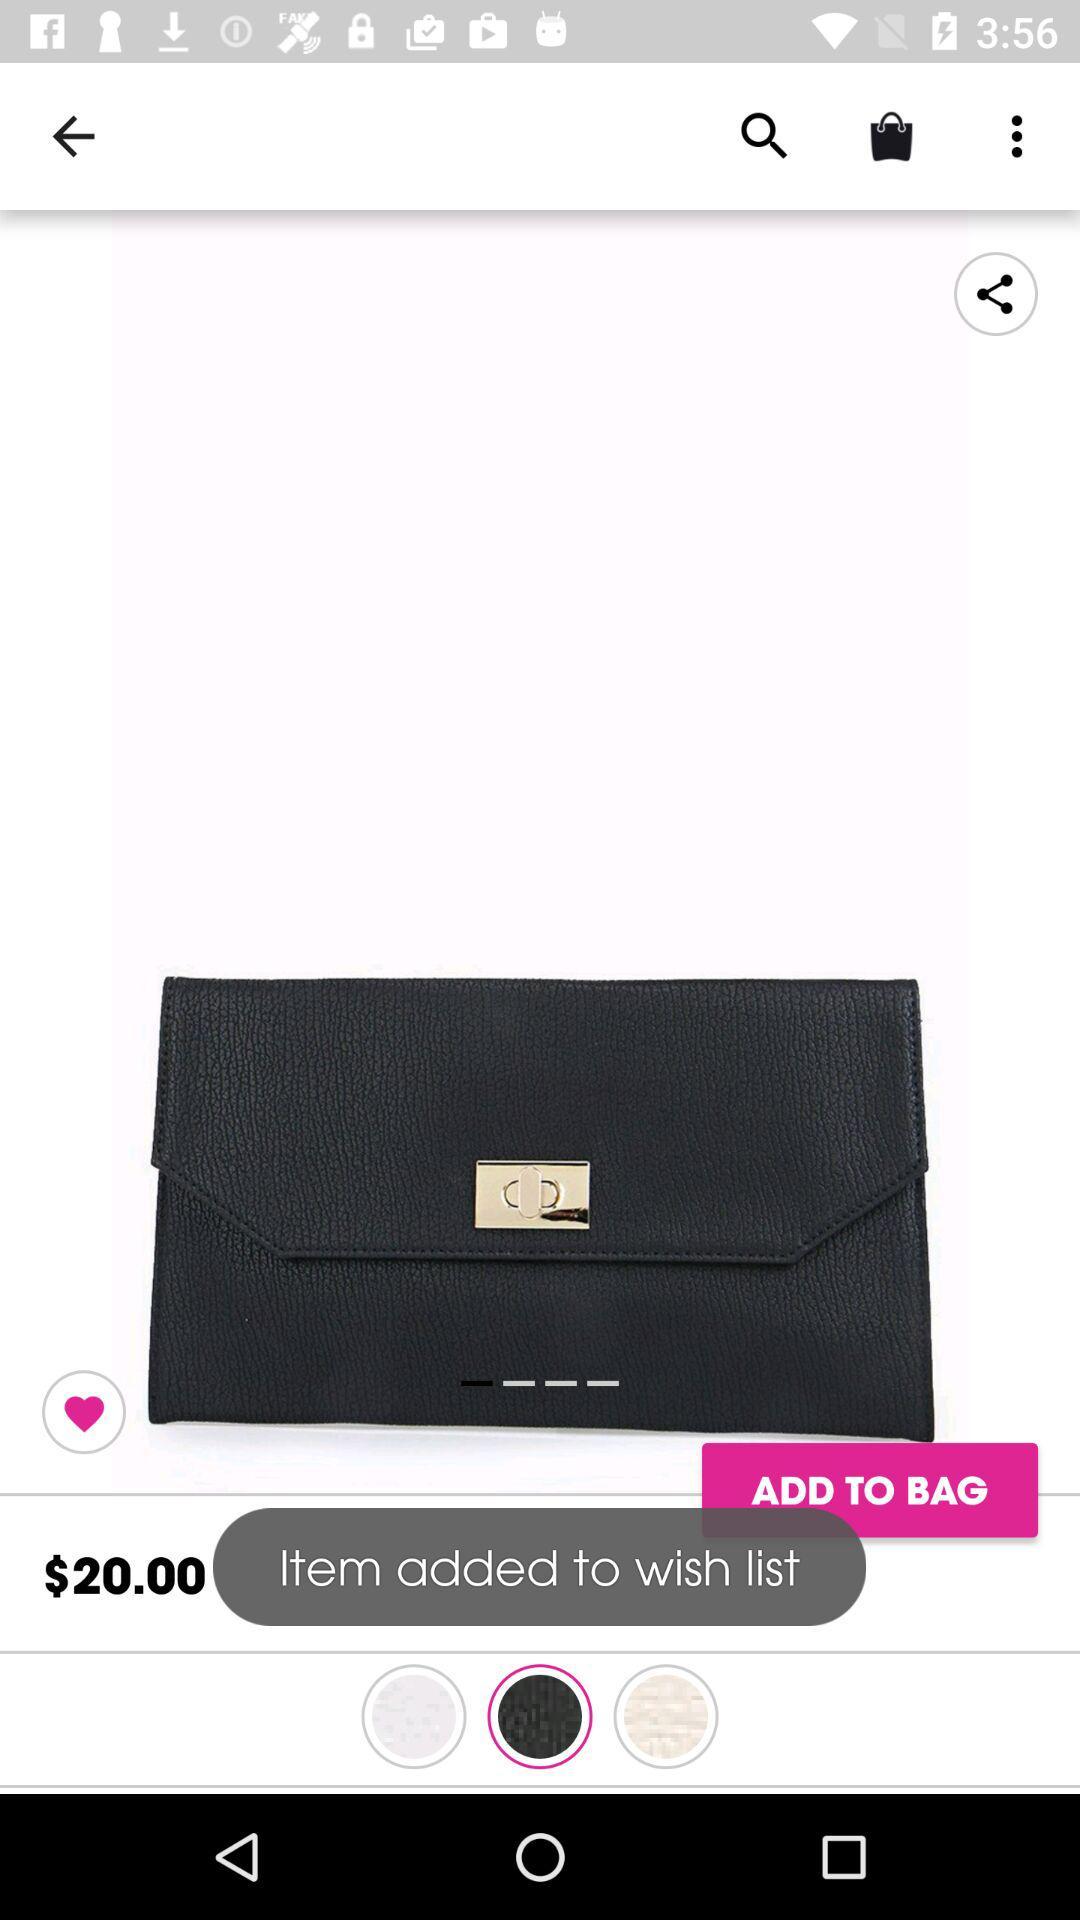 This screenshot has height=1920, width=1080. I want to click on the share icon, so click(995, 292).